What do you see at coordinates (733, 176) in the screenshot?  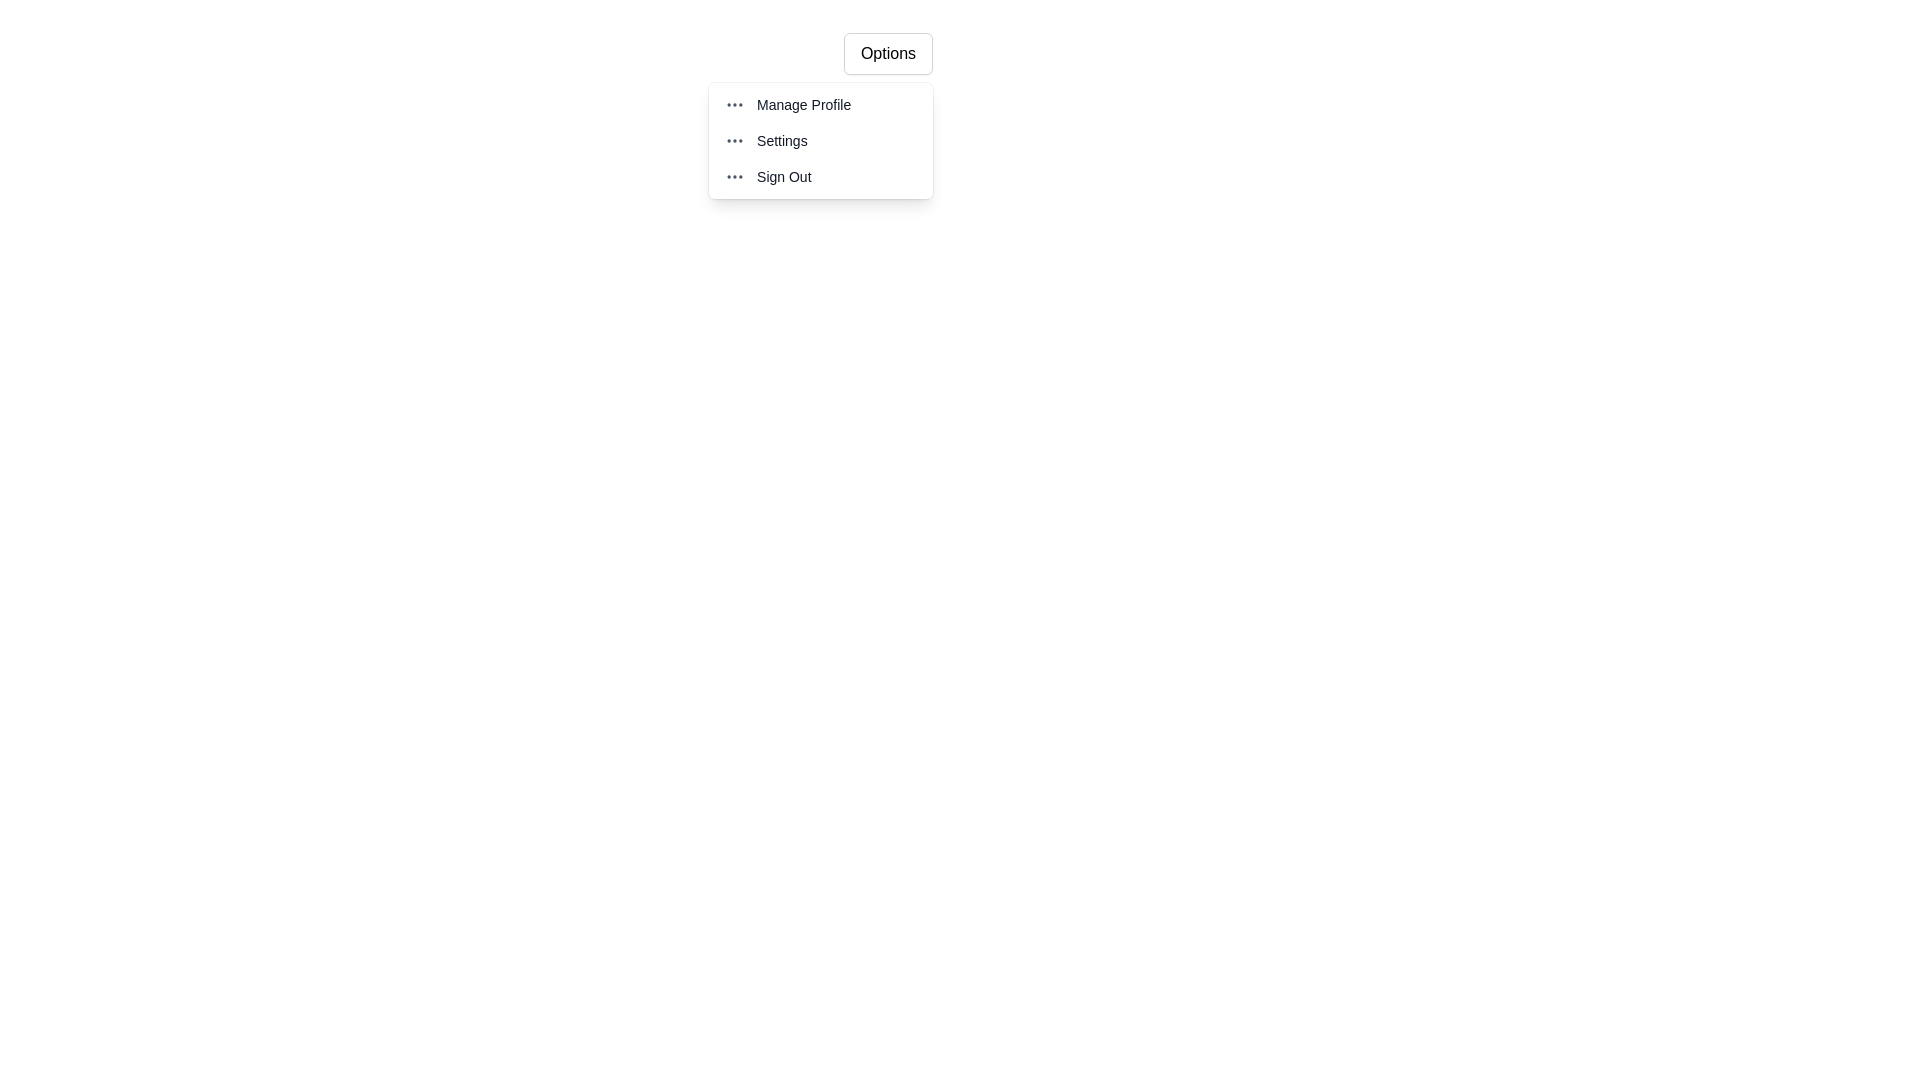 I see `the leftmost icon within the 'Sign Out' option, positioned to the left of the 'Sign Out' text label` at bounding box center [733, 176].